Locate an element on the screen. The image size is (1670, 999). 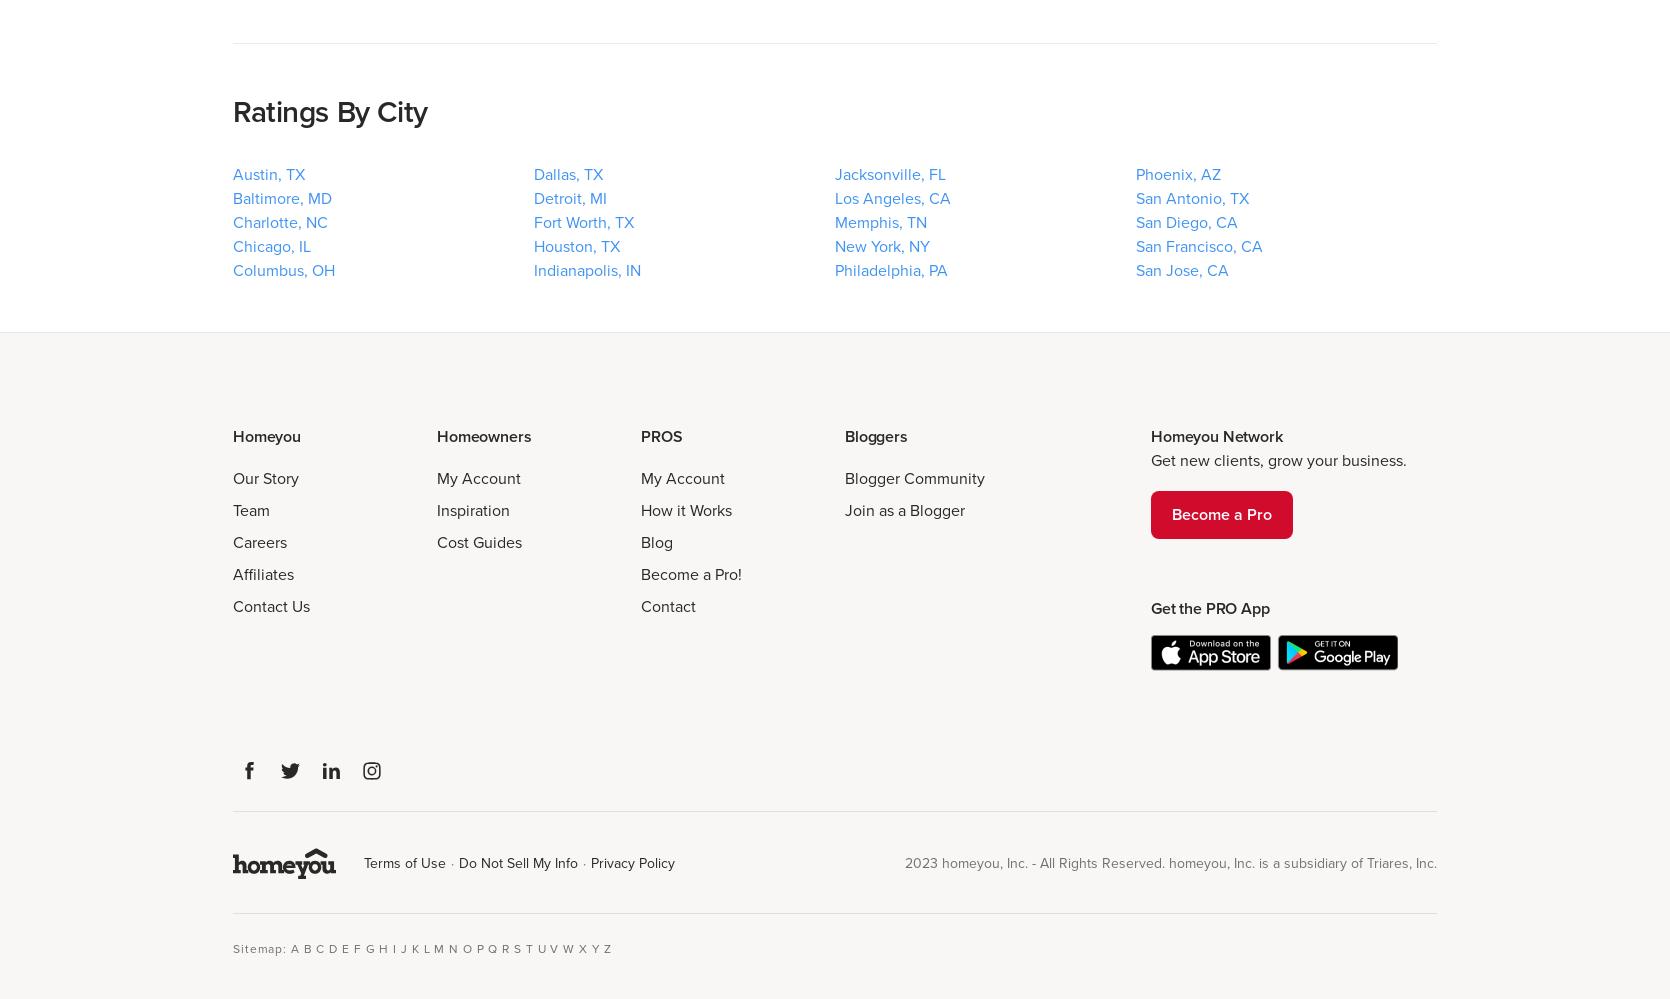
'Blogger Community' is located at coordinates (914, 478).